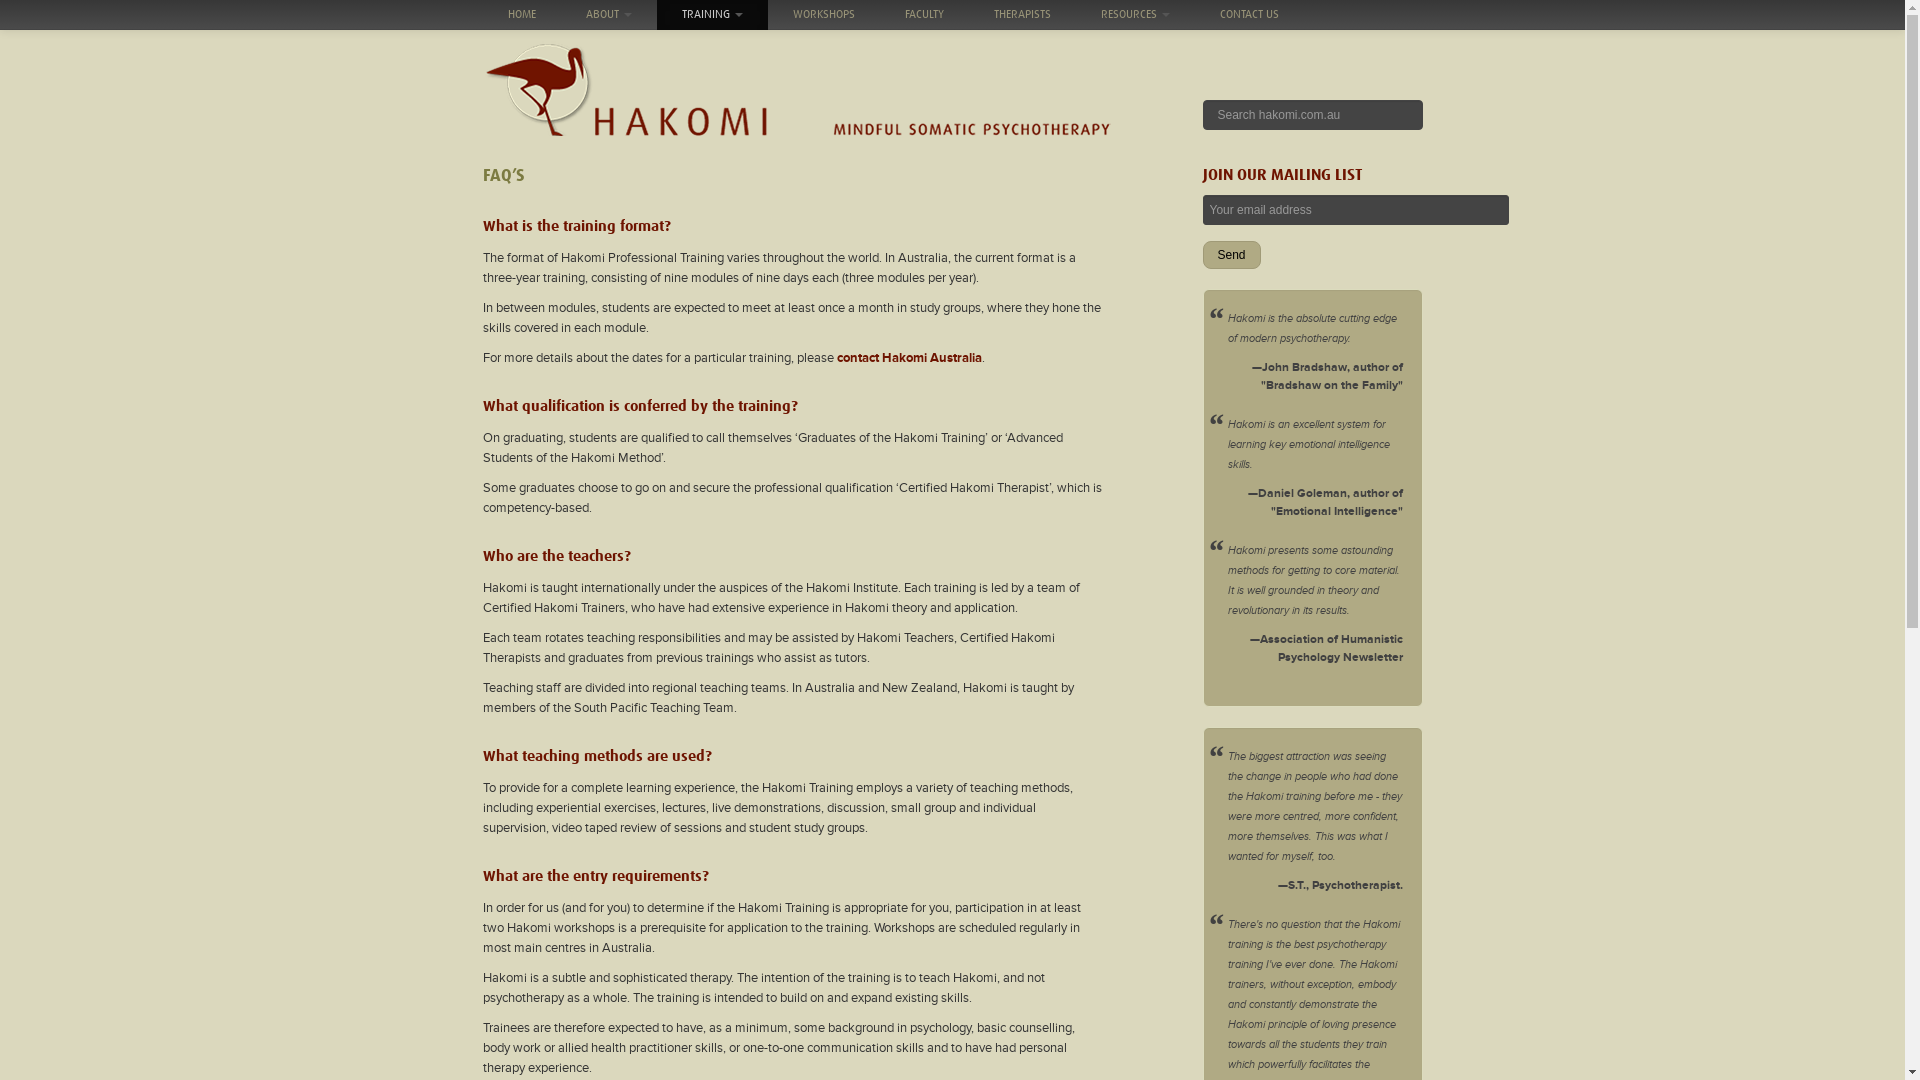 The image size is (1920, 1080). What do you see at coordinates (1229, 253) in the screenshot?
I see `'Send'` at bounding box center [1229, 253].